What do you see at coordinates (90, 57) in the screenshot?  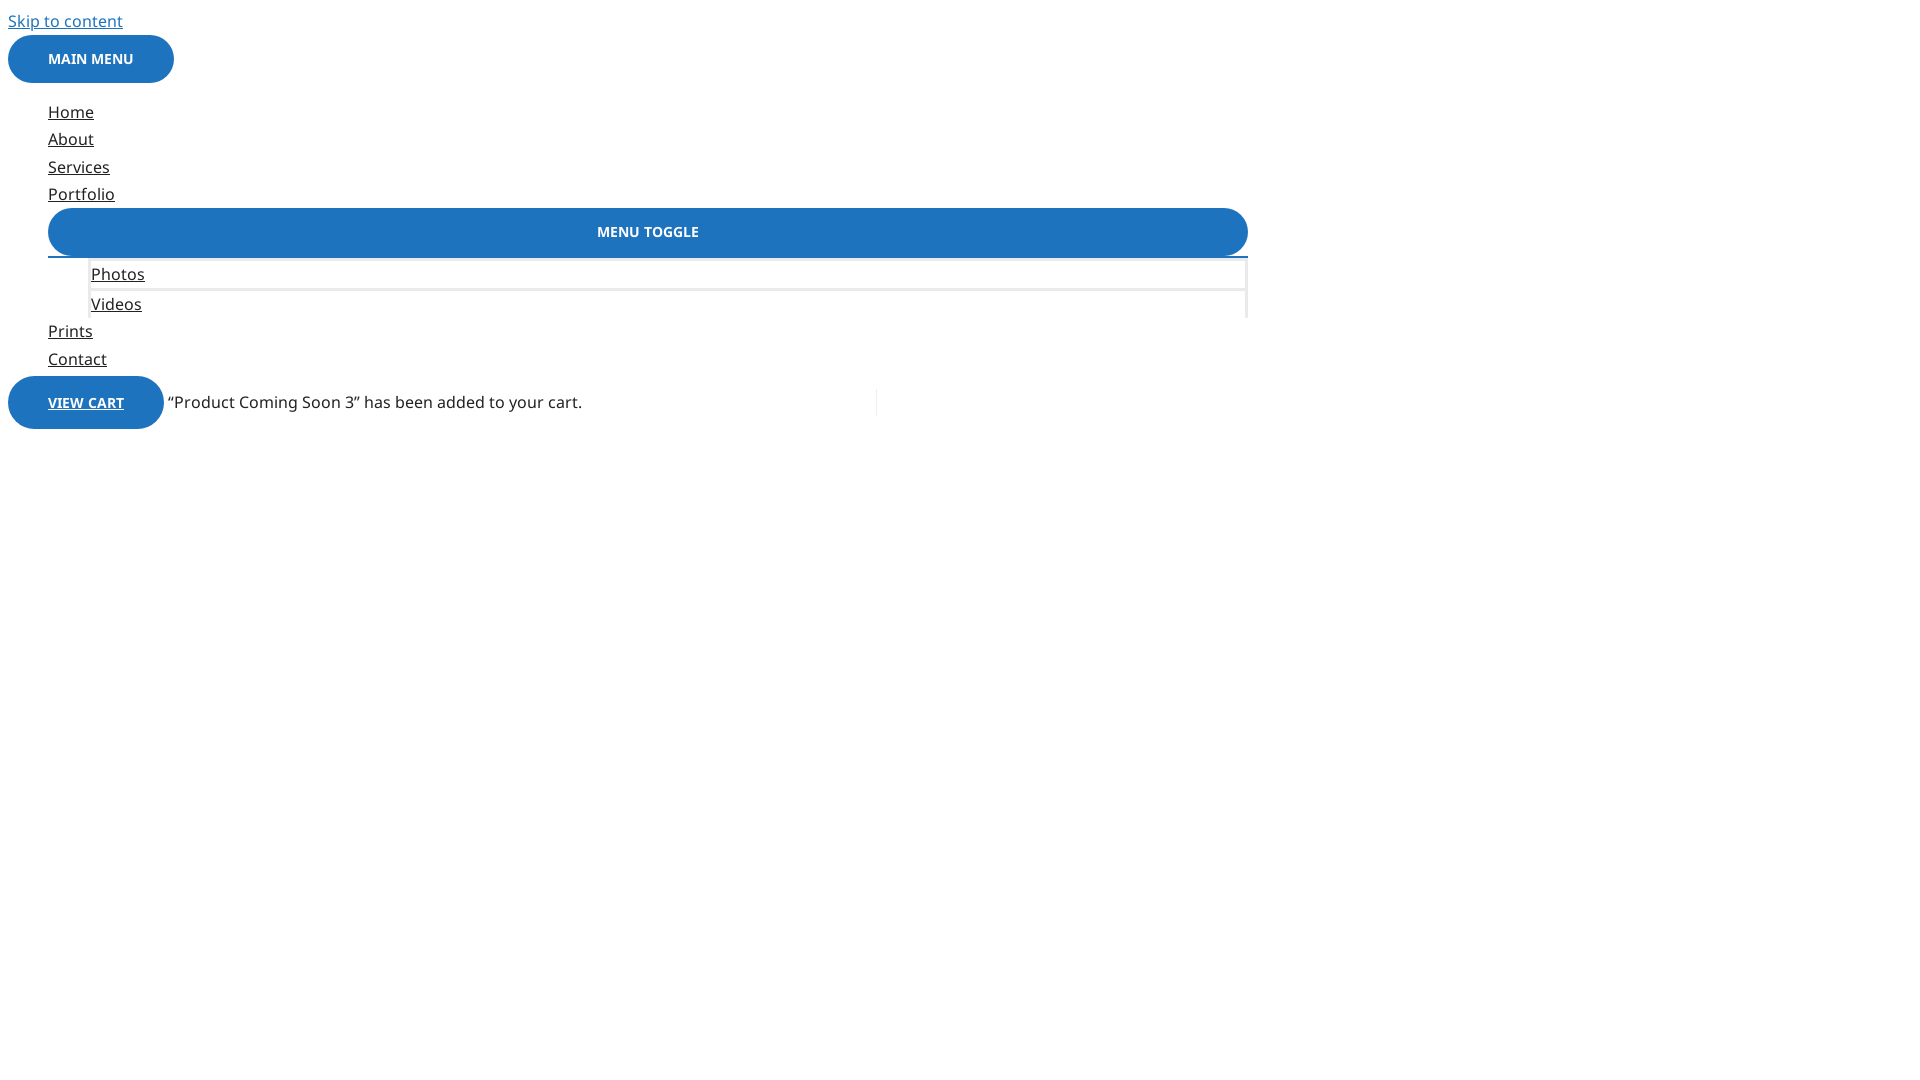 I see `'MAIN MENU'` at bounding box center [90, 57].